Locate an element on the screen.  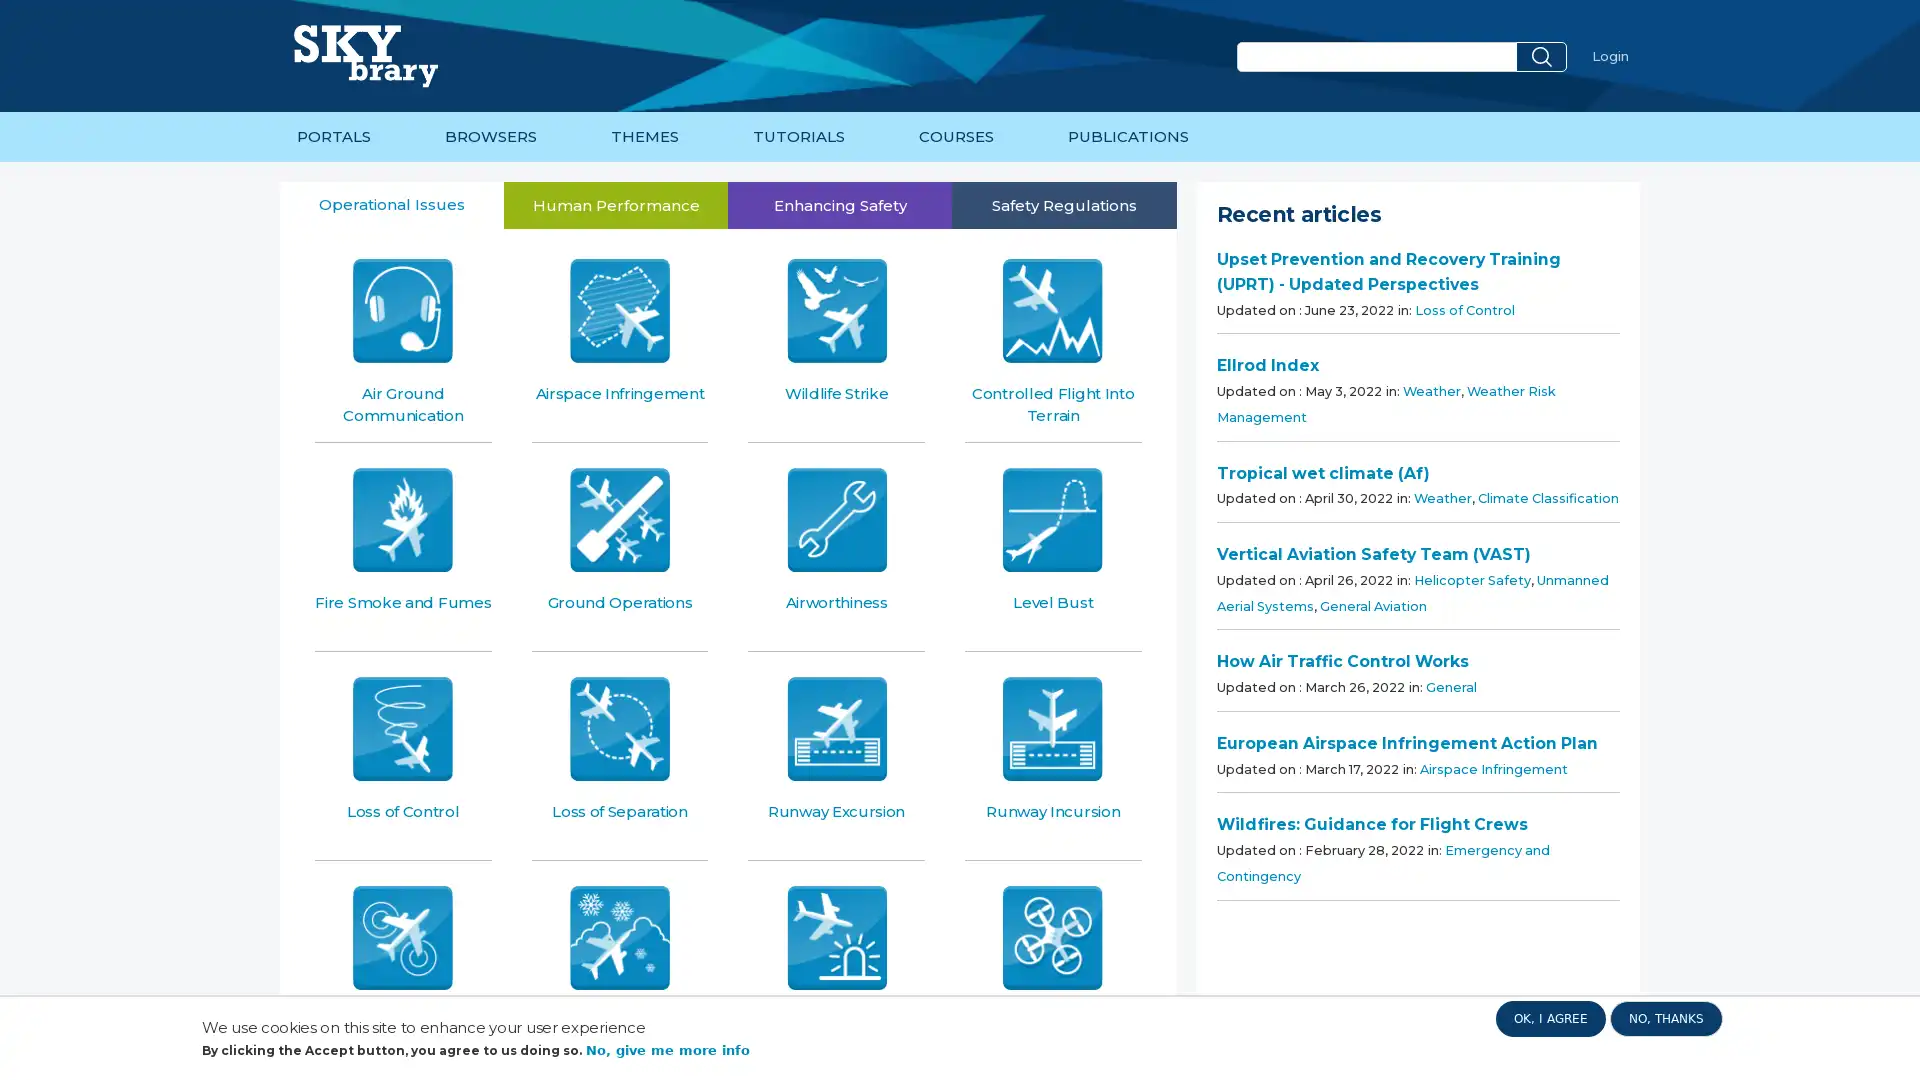
OK, I AGREE is located at coordinates (1549, 1032).